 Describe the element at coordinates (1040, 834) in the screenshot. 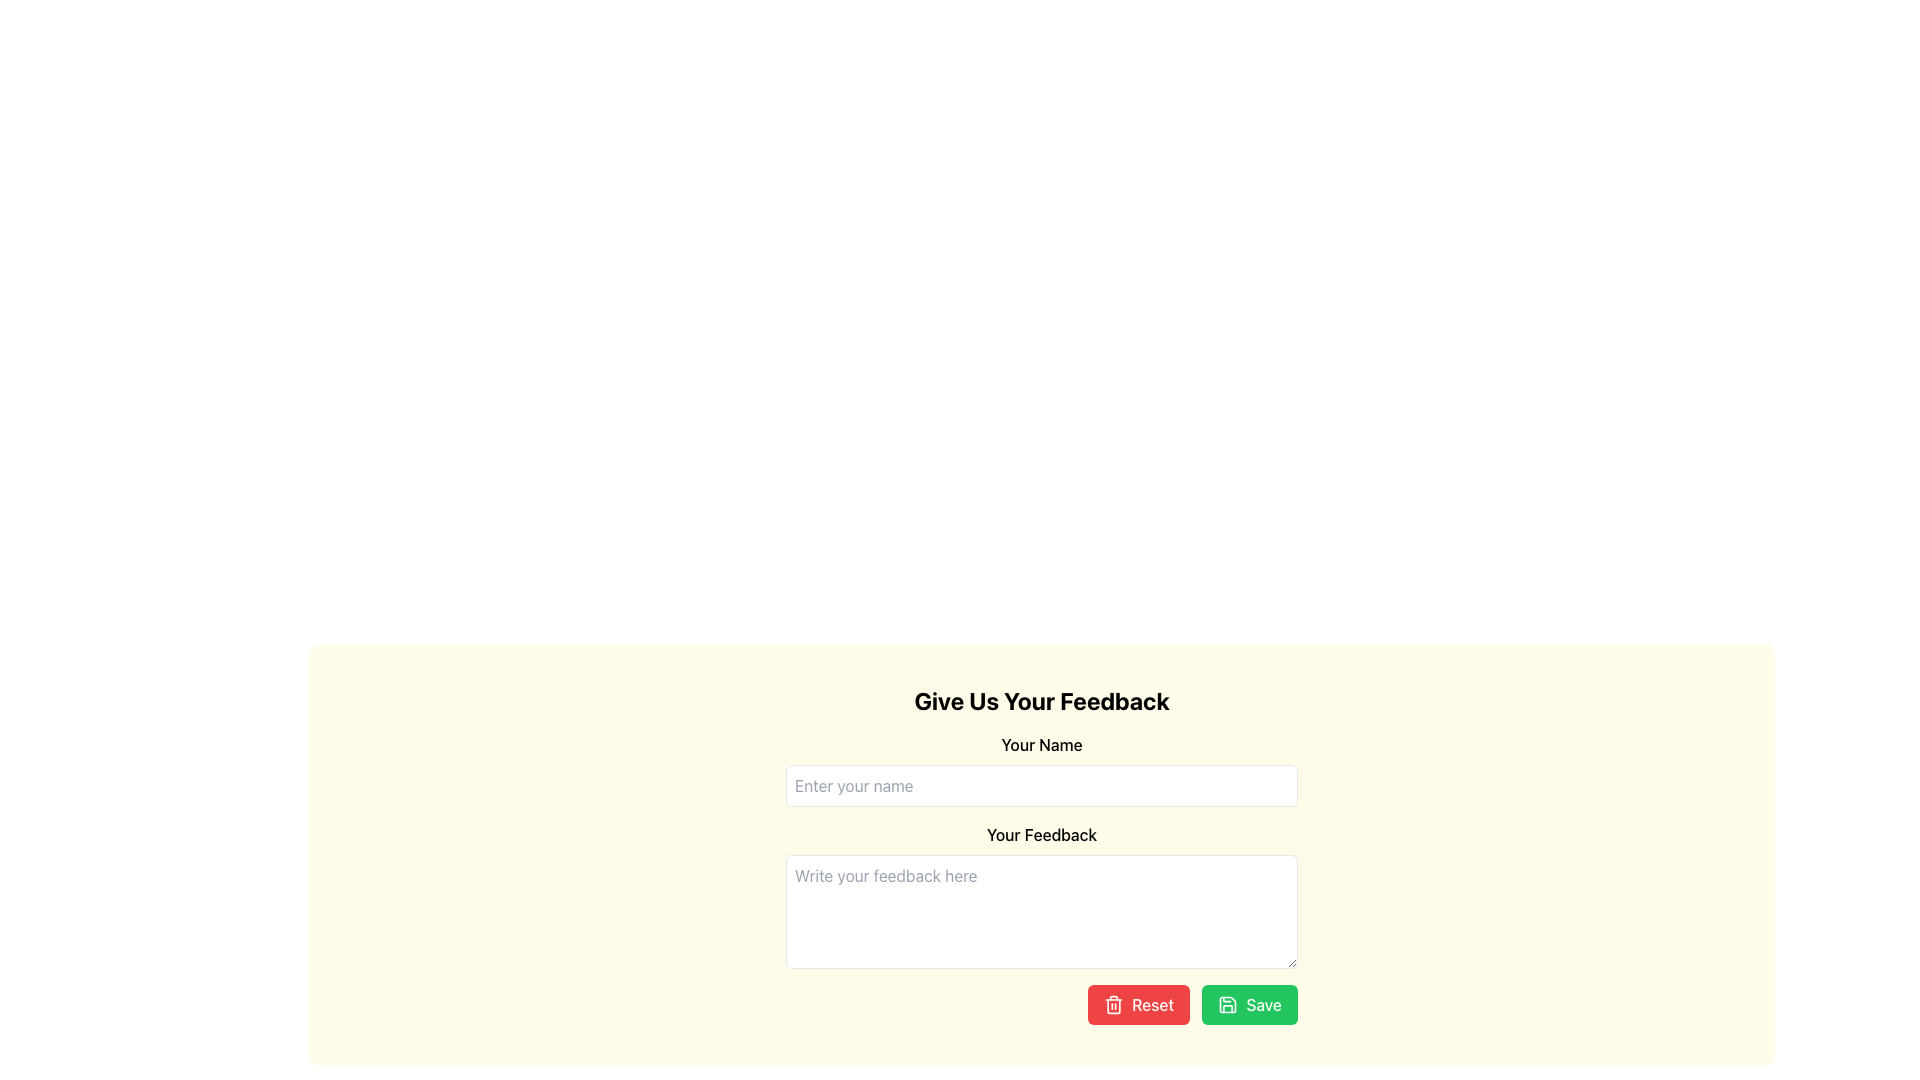

I see `label indicating the purpose of the feedback field located between the input field 'Enter your name' and the feedback text area` at that location.